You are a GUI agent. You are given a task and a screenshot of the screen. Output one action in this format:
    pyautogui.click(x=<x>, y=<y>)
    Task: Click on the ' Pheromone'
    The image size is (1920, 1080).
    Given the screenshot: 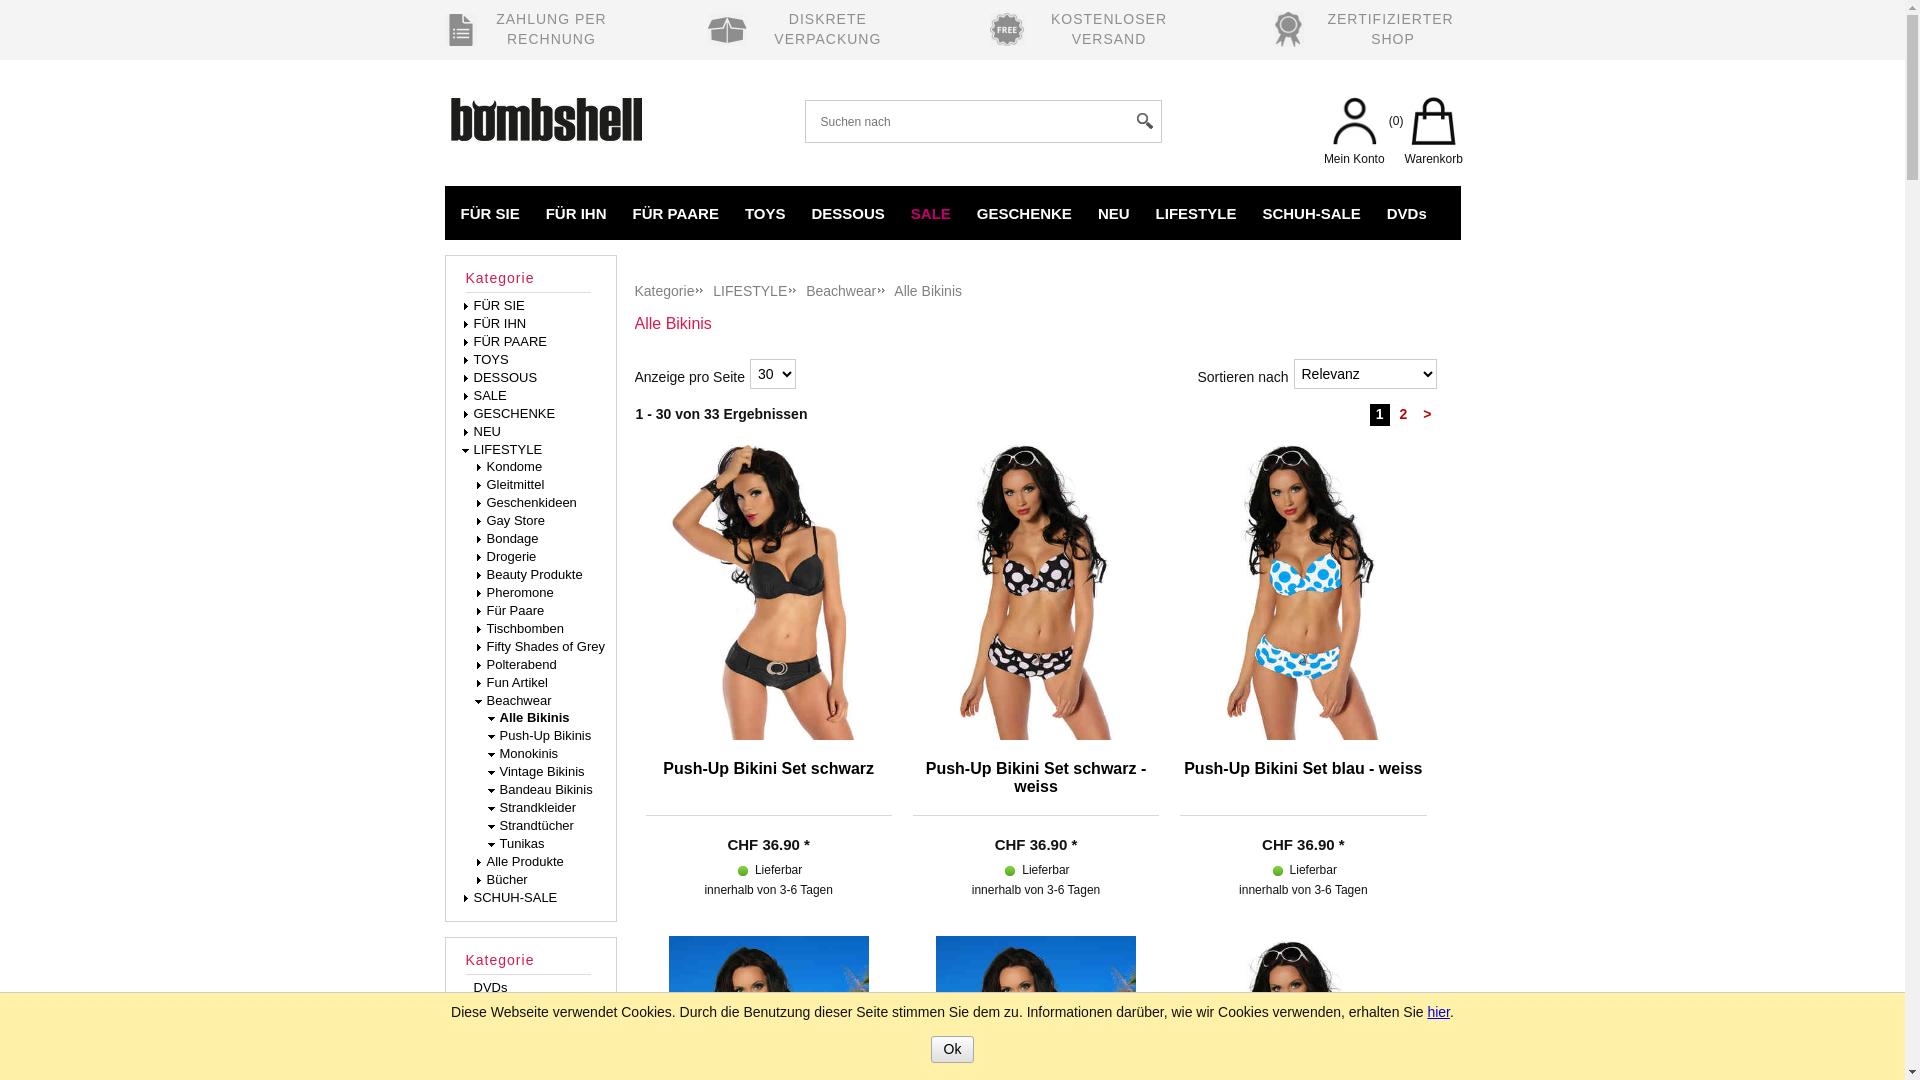 What is the action you would take?
    pyautogui.click(x=520, y=591)
    